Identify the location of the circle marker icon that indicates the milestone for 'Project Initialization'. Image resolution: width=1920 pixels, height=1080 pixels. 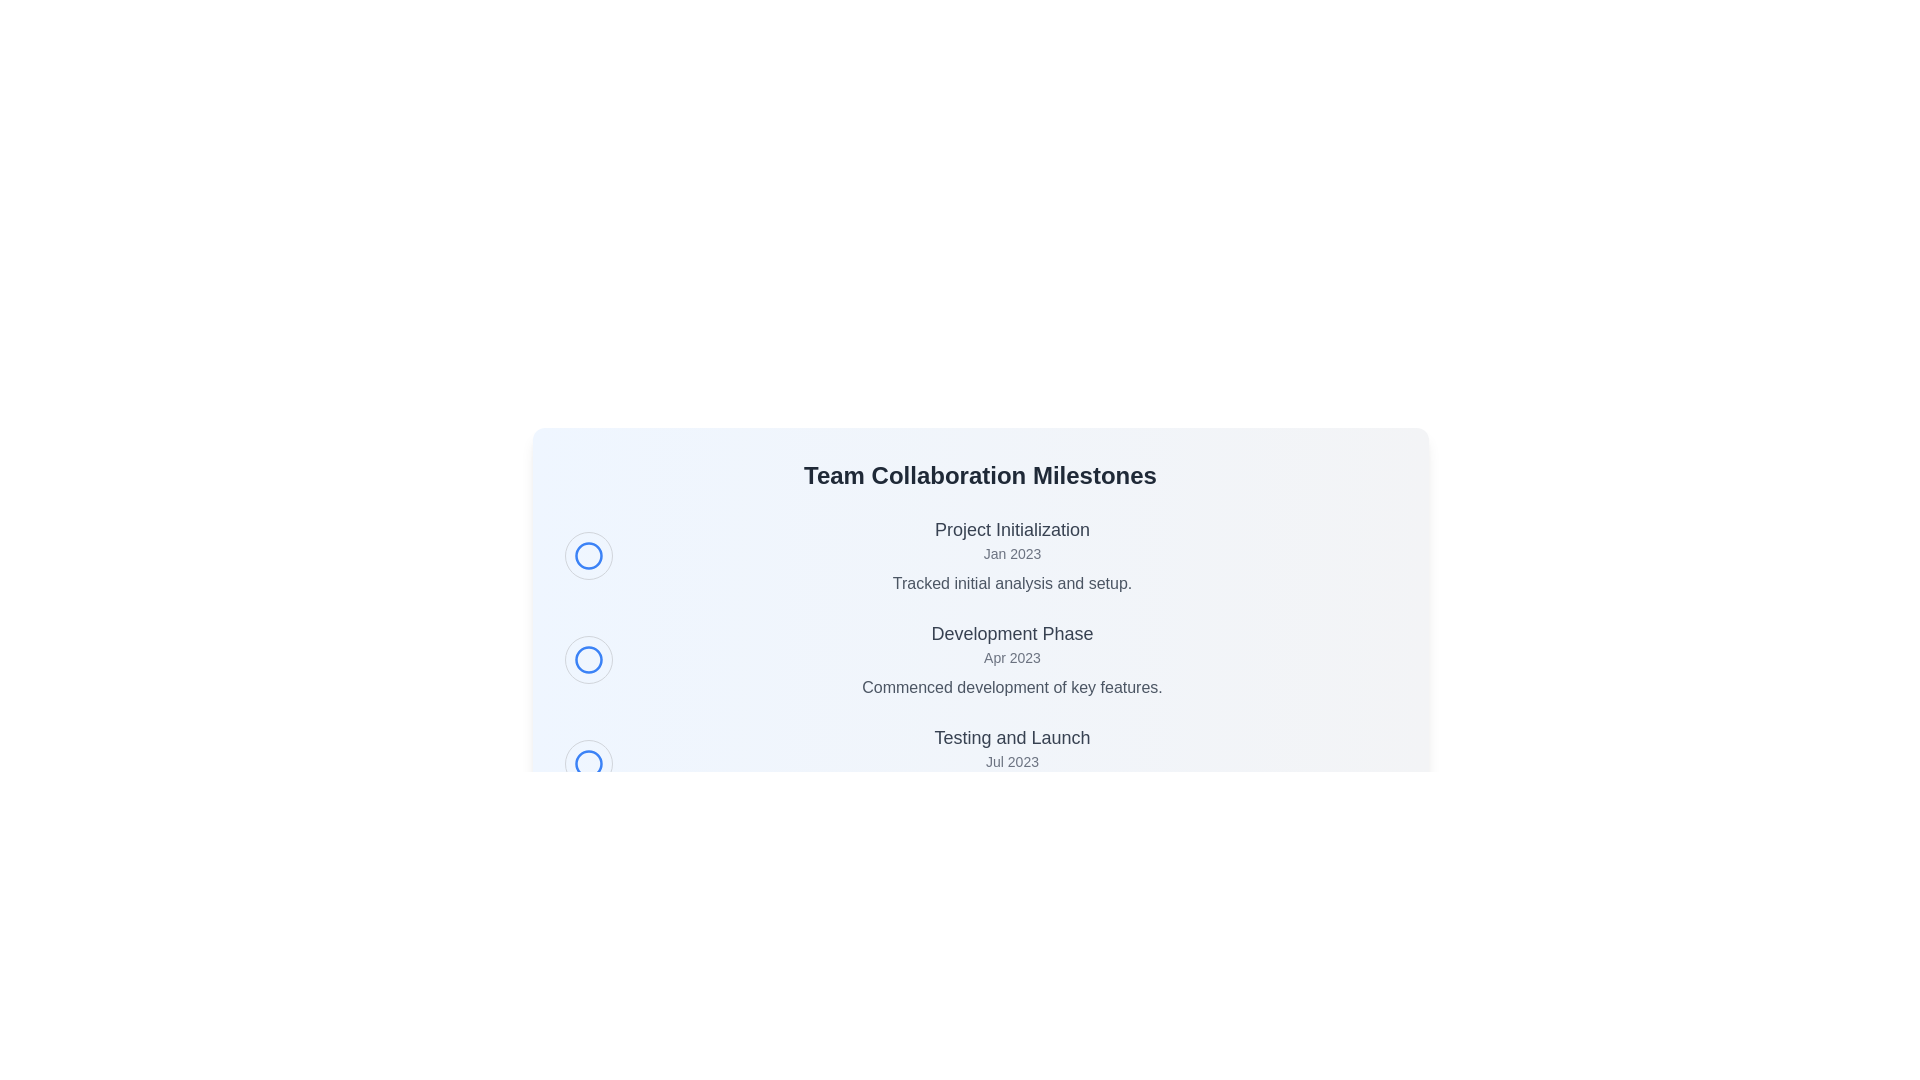
(587, 555).